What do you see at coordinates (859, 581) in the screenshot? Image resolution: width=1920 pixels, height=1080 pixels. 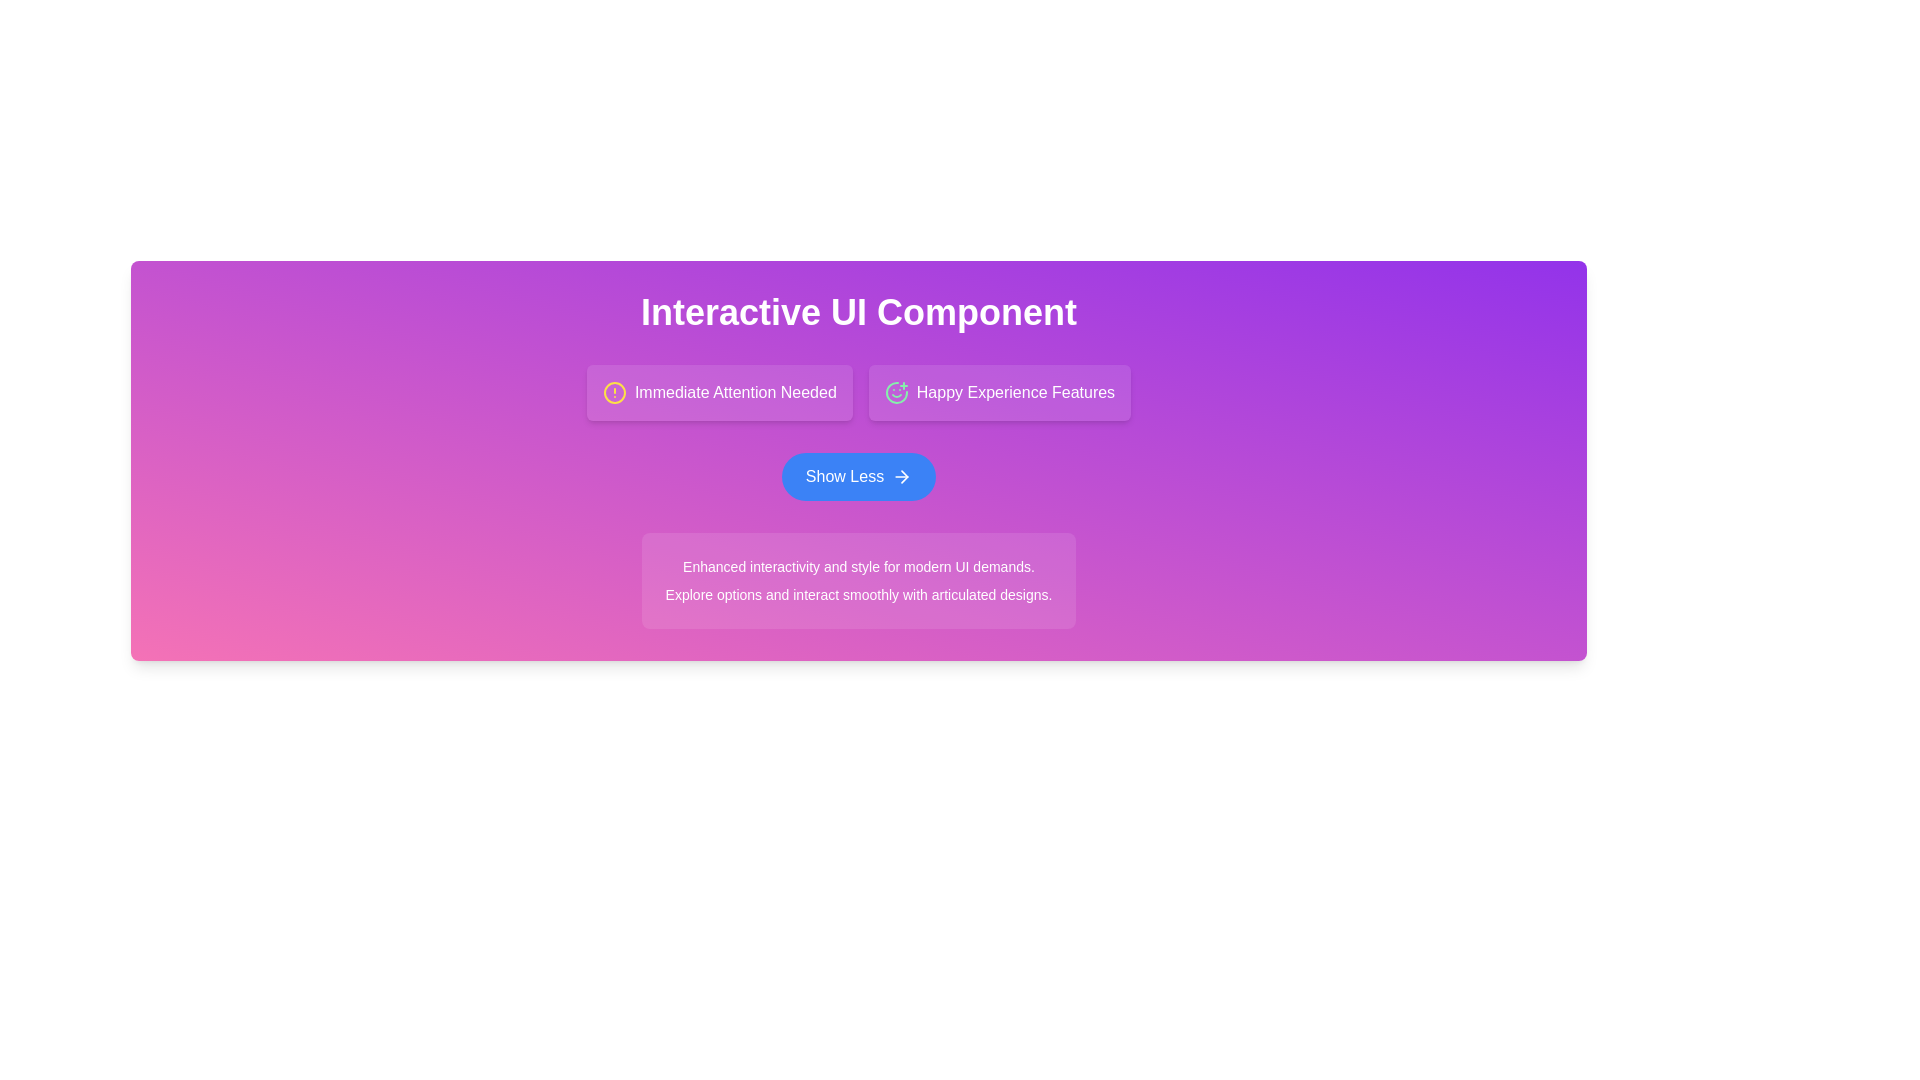 I see `informational text block located beneath the 'Show Less' button, which provides content about enhanced interactivity and style options for the user interface` at bounding box center [859, 581].